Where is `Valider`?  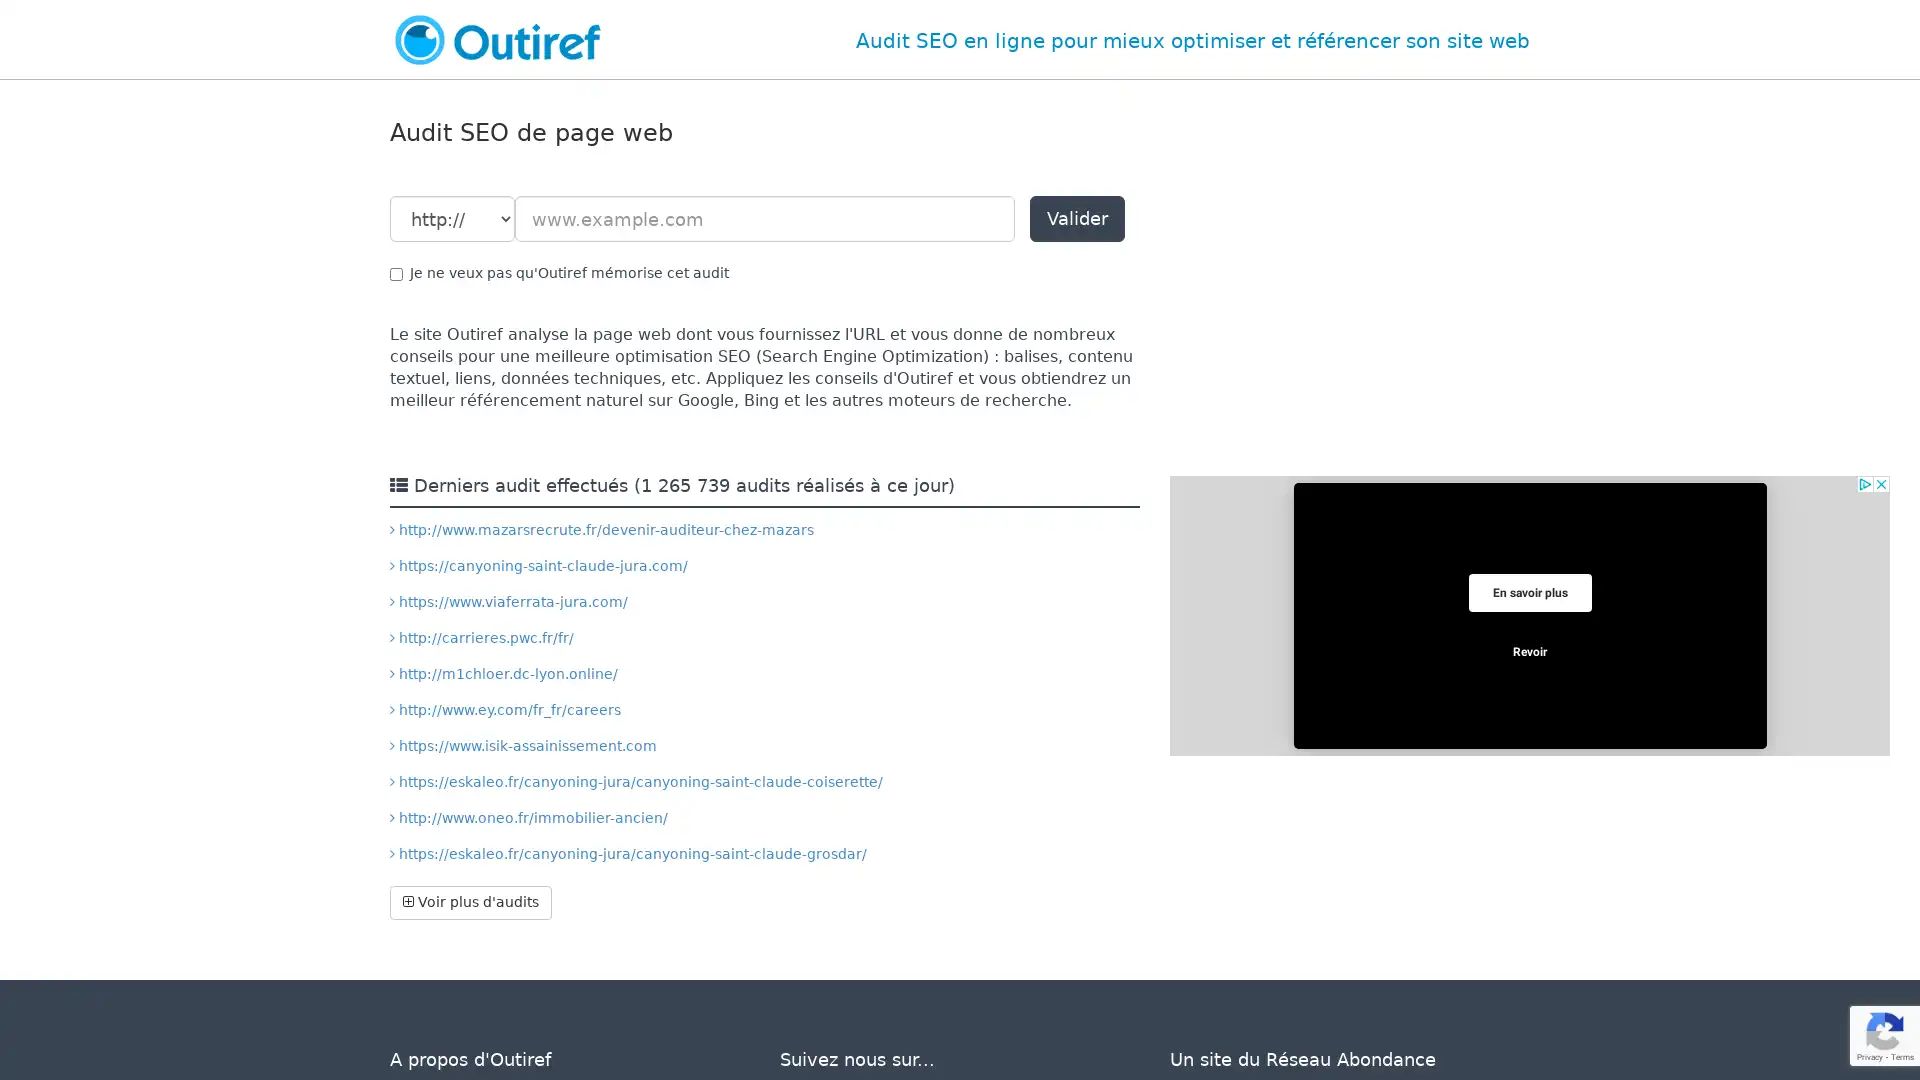
Valider is located at coordinates (1076, 219).